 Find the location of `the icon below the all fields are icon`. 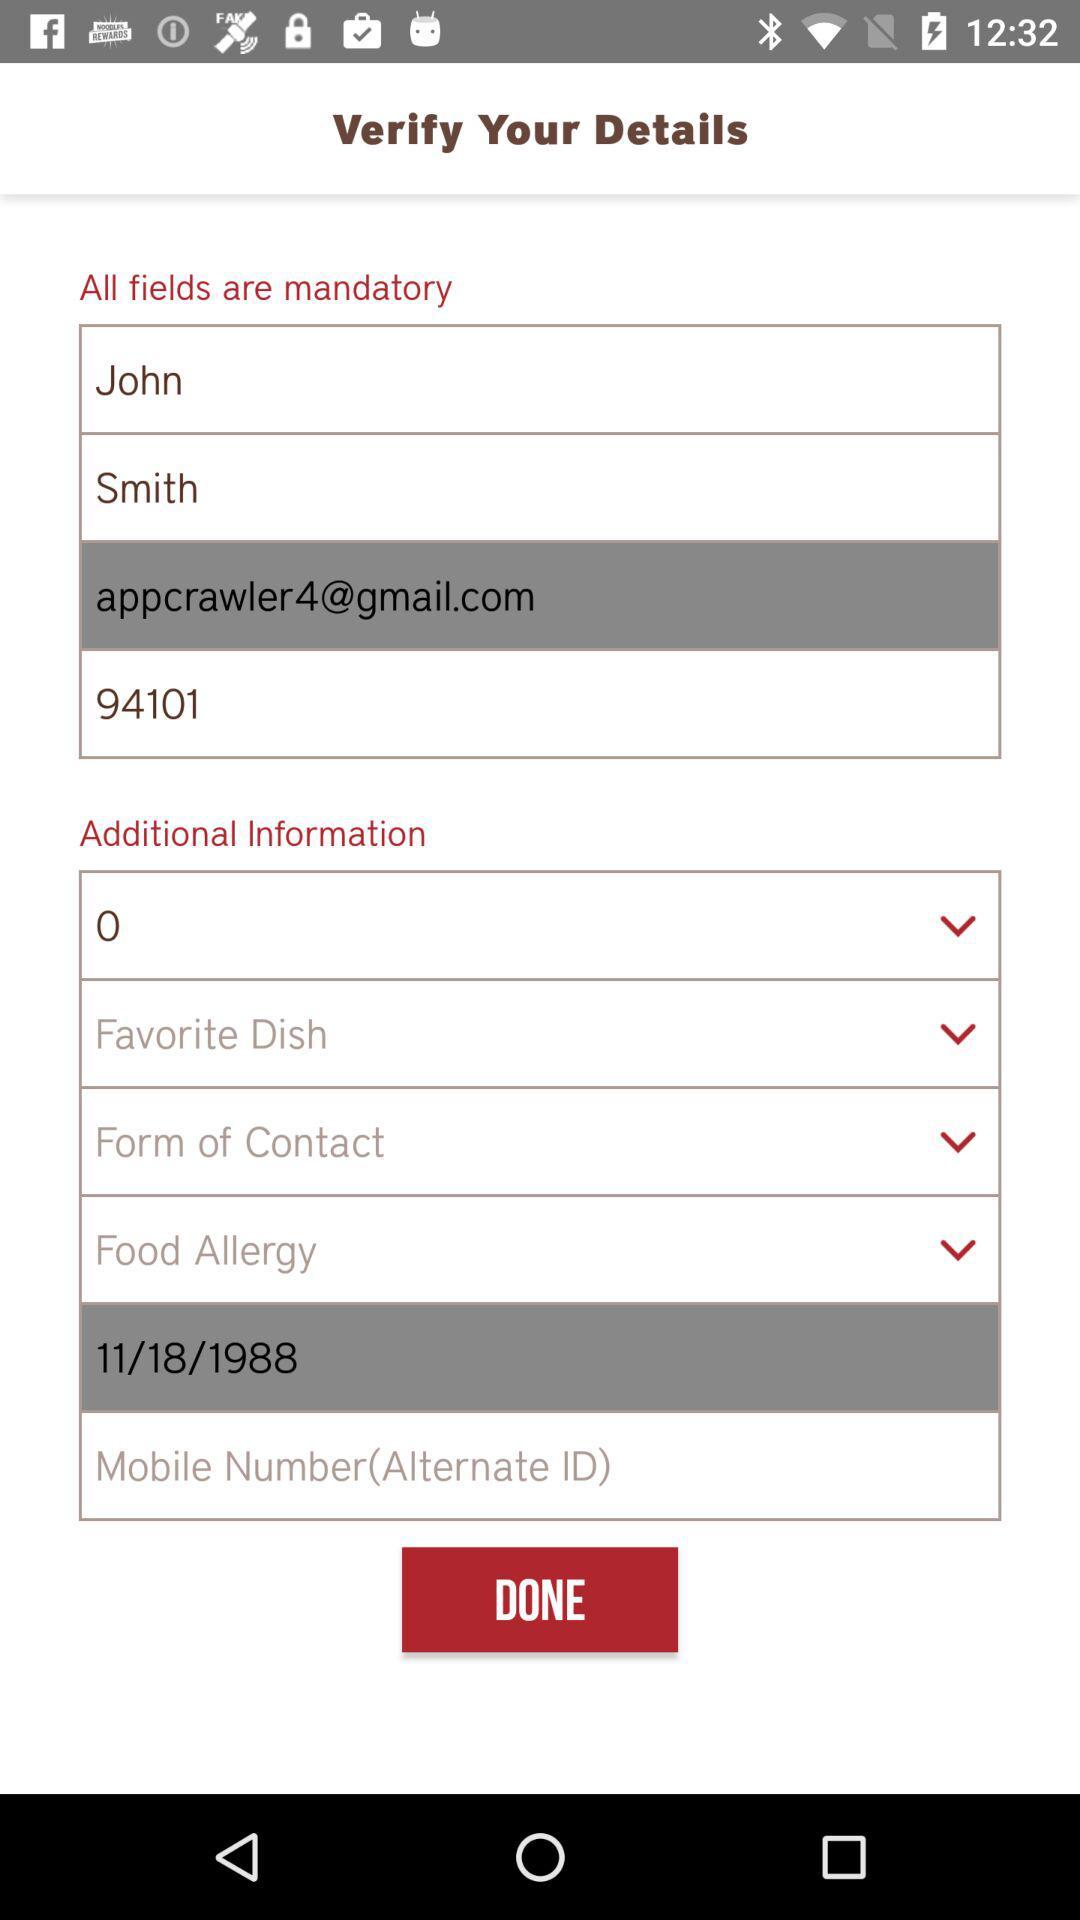

the icon below the all fields are icon is located at coordinates (540, 379).